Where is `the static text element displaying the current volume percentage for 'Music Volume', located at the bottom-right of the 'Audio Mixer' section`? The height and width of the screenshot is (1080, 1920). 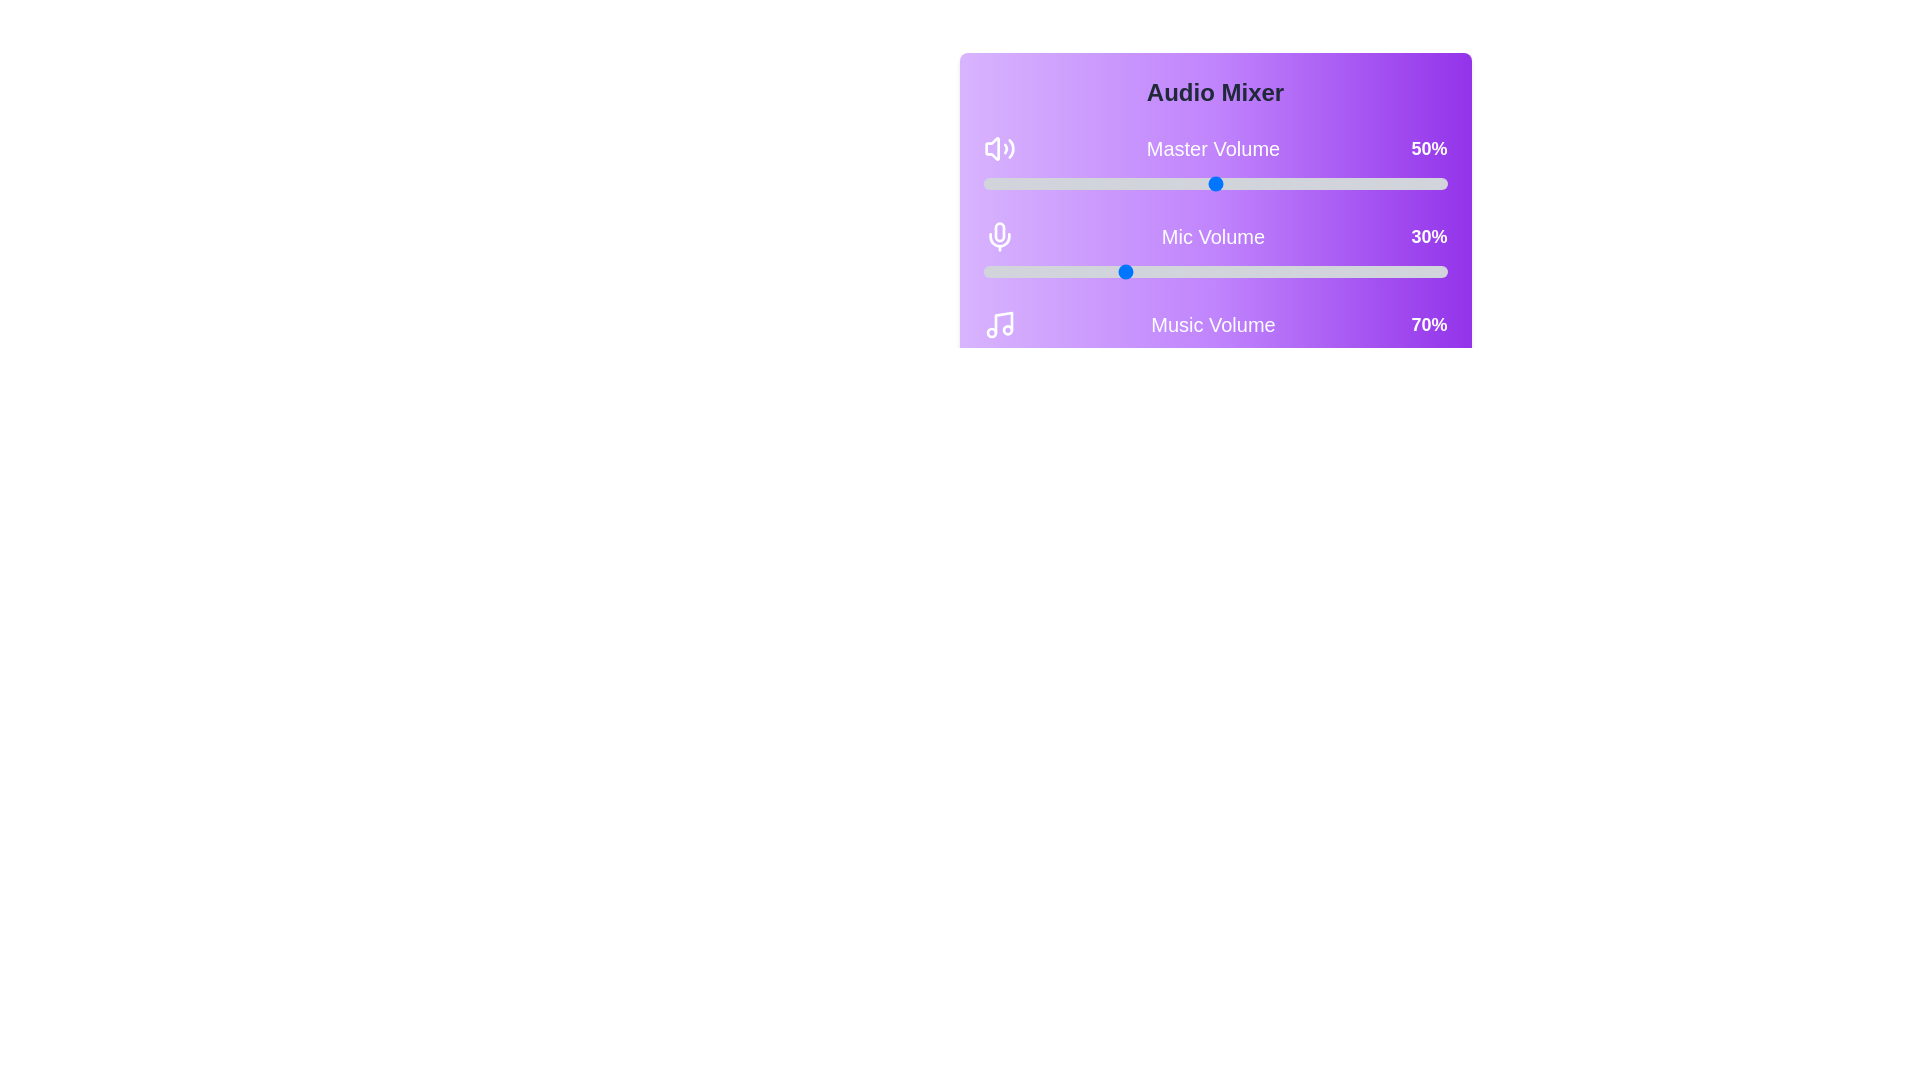 the static text element displaying the current volume percentage for 'Music Volume', located at the bottom-right of the 'Audio Mixer' section is located at coordinates (1428, 323).